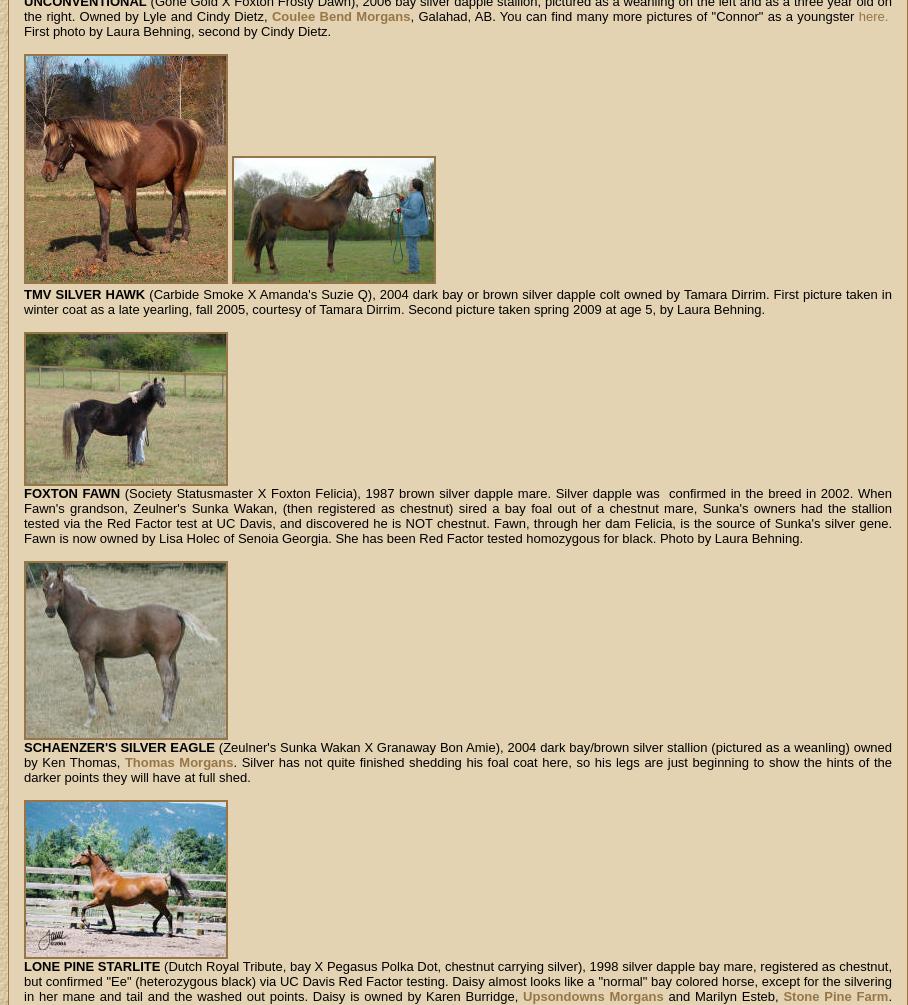  I want to click on 'LONE PINE STARLITE', so click(90, 965).